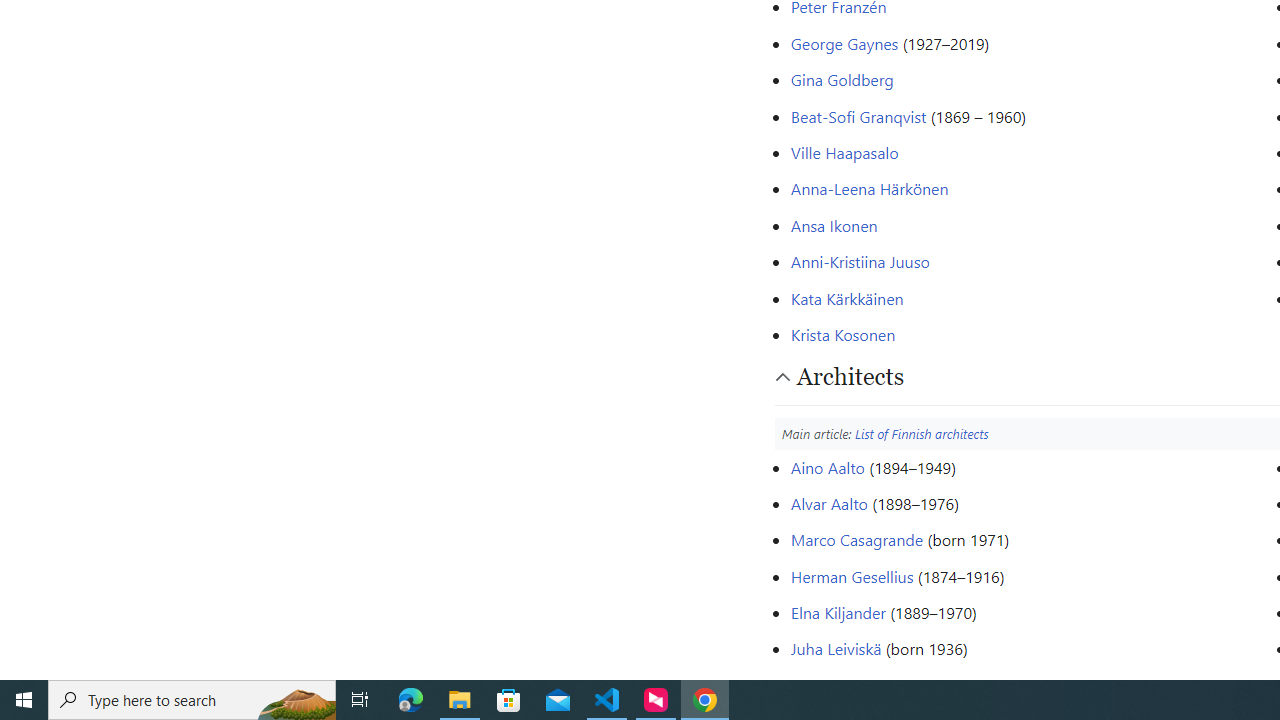 The width and height of the screenshot is (1280, 720). Describe the element at coordinates (837, 612) in the screenshot. I see `'Elna Kiljander'` at that location.